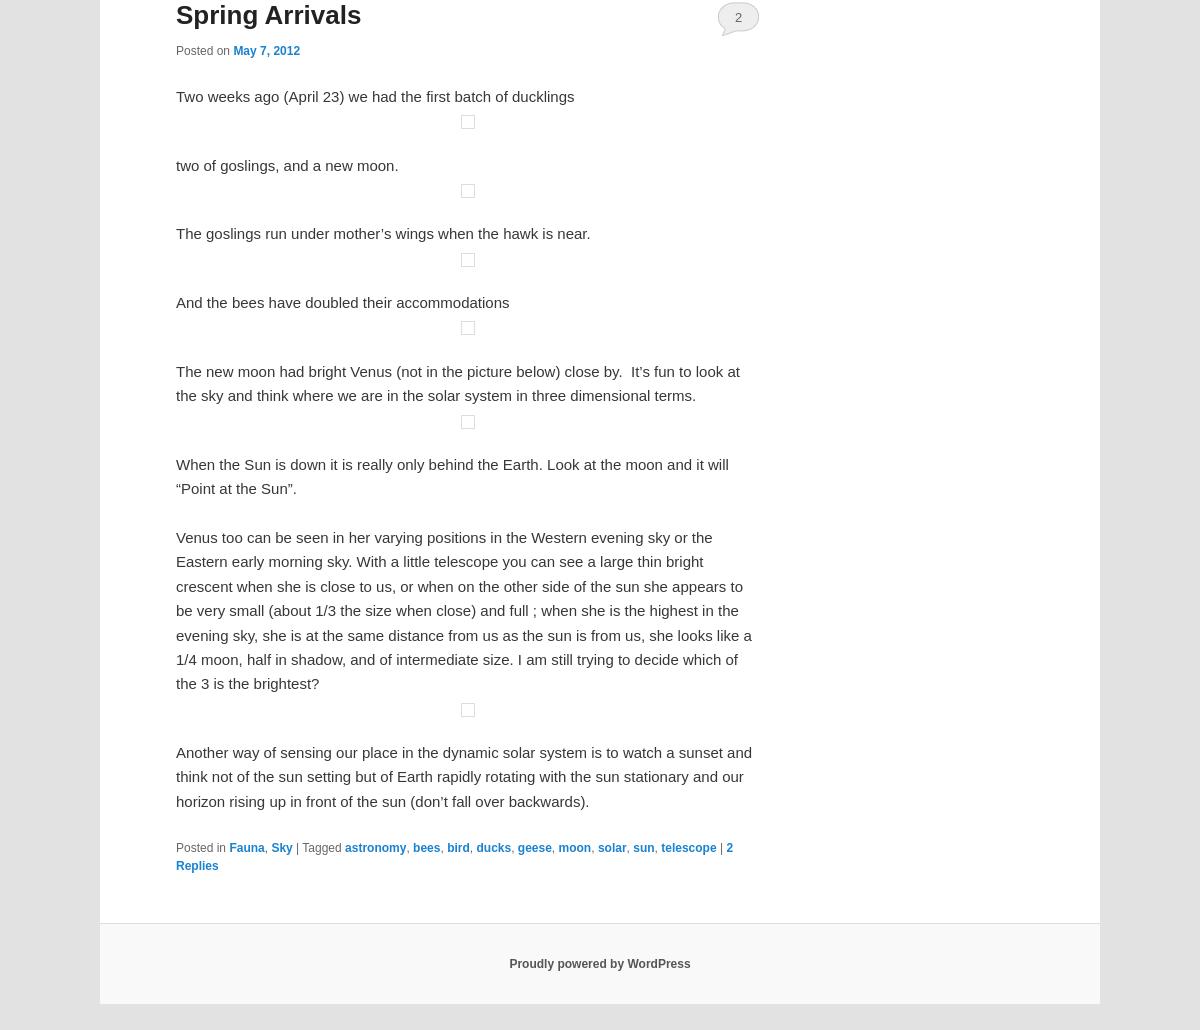  Describe the element at coordinates (510, 672) in the screenshot. I see `'bugs'` at that location.